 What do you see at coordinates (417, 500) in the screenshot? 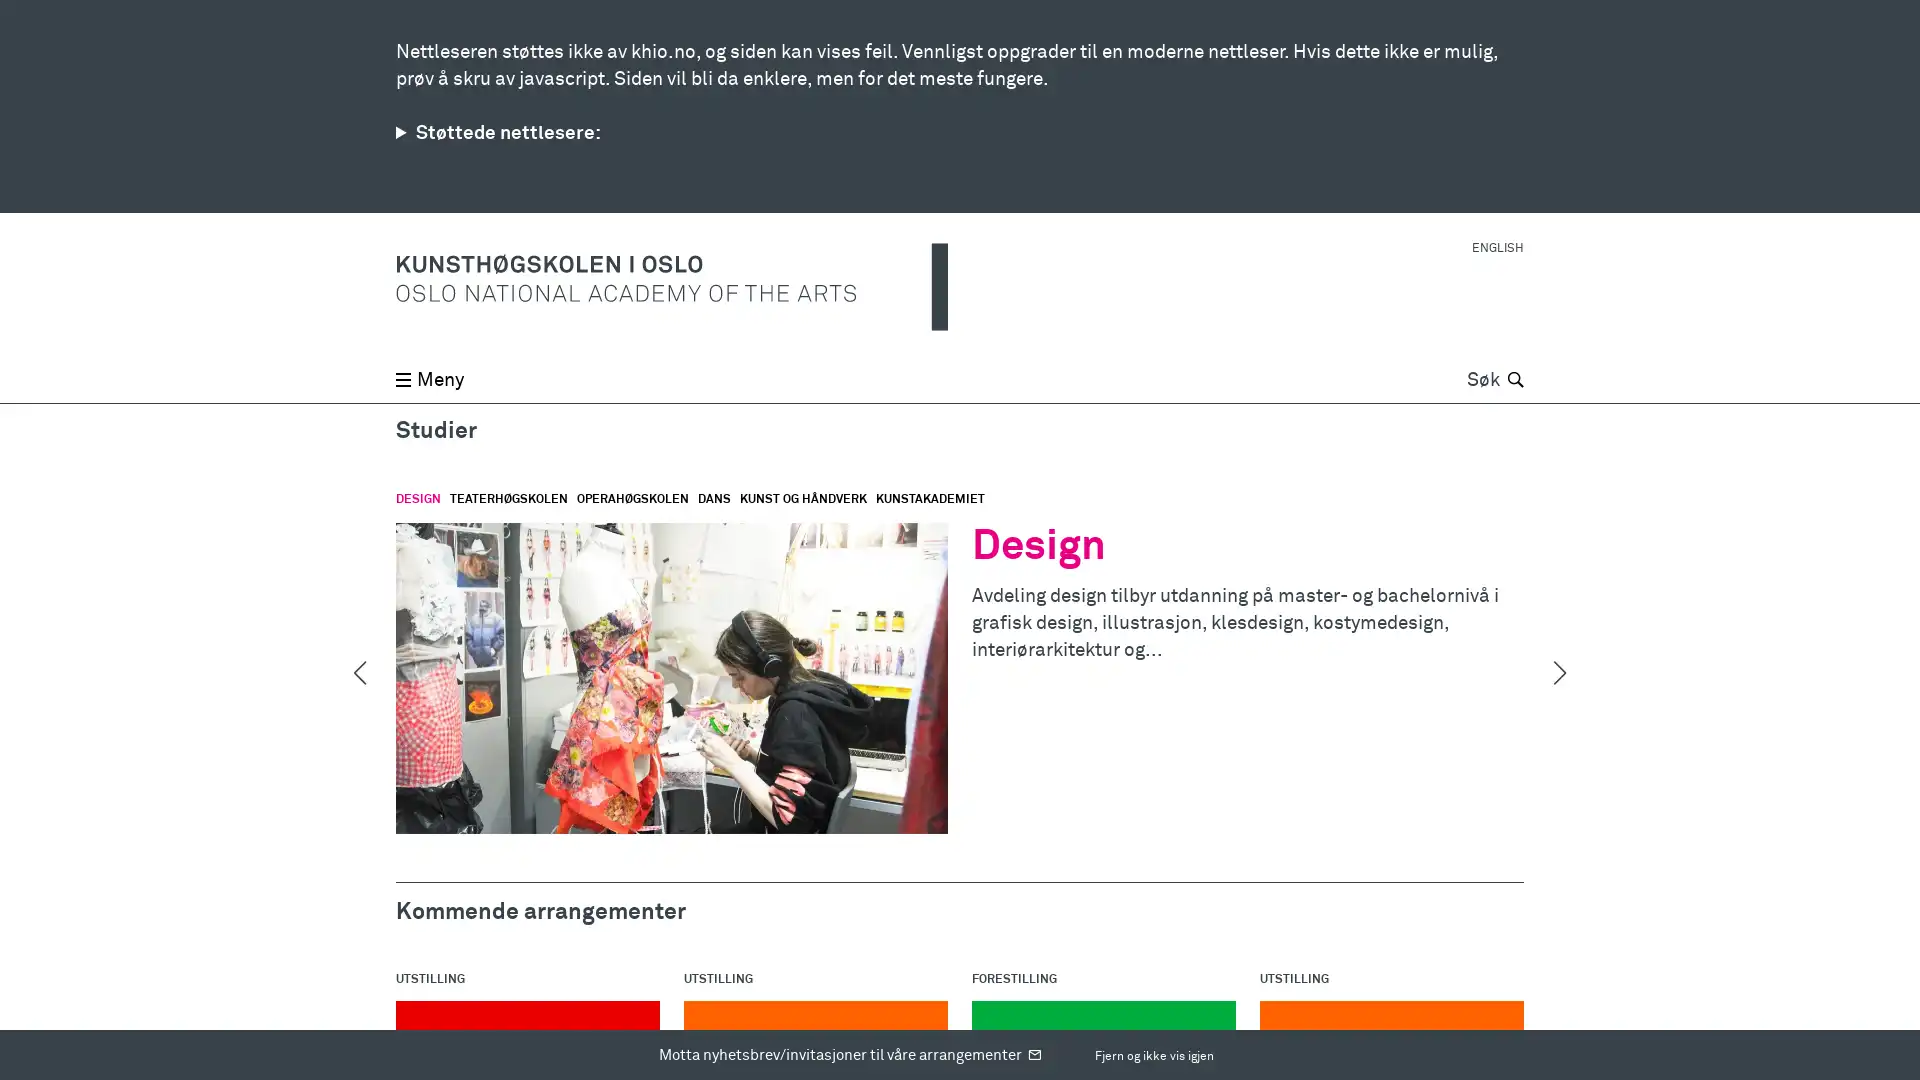
I see `DESIGN` at bounding box center [417, 500].